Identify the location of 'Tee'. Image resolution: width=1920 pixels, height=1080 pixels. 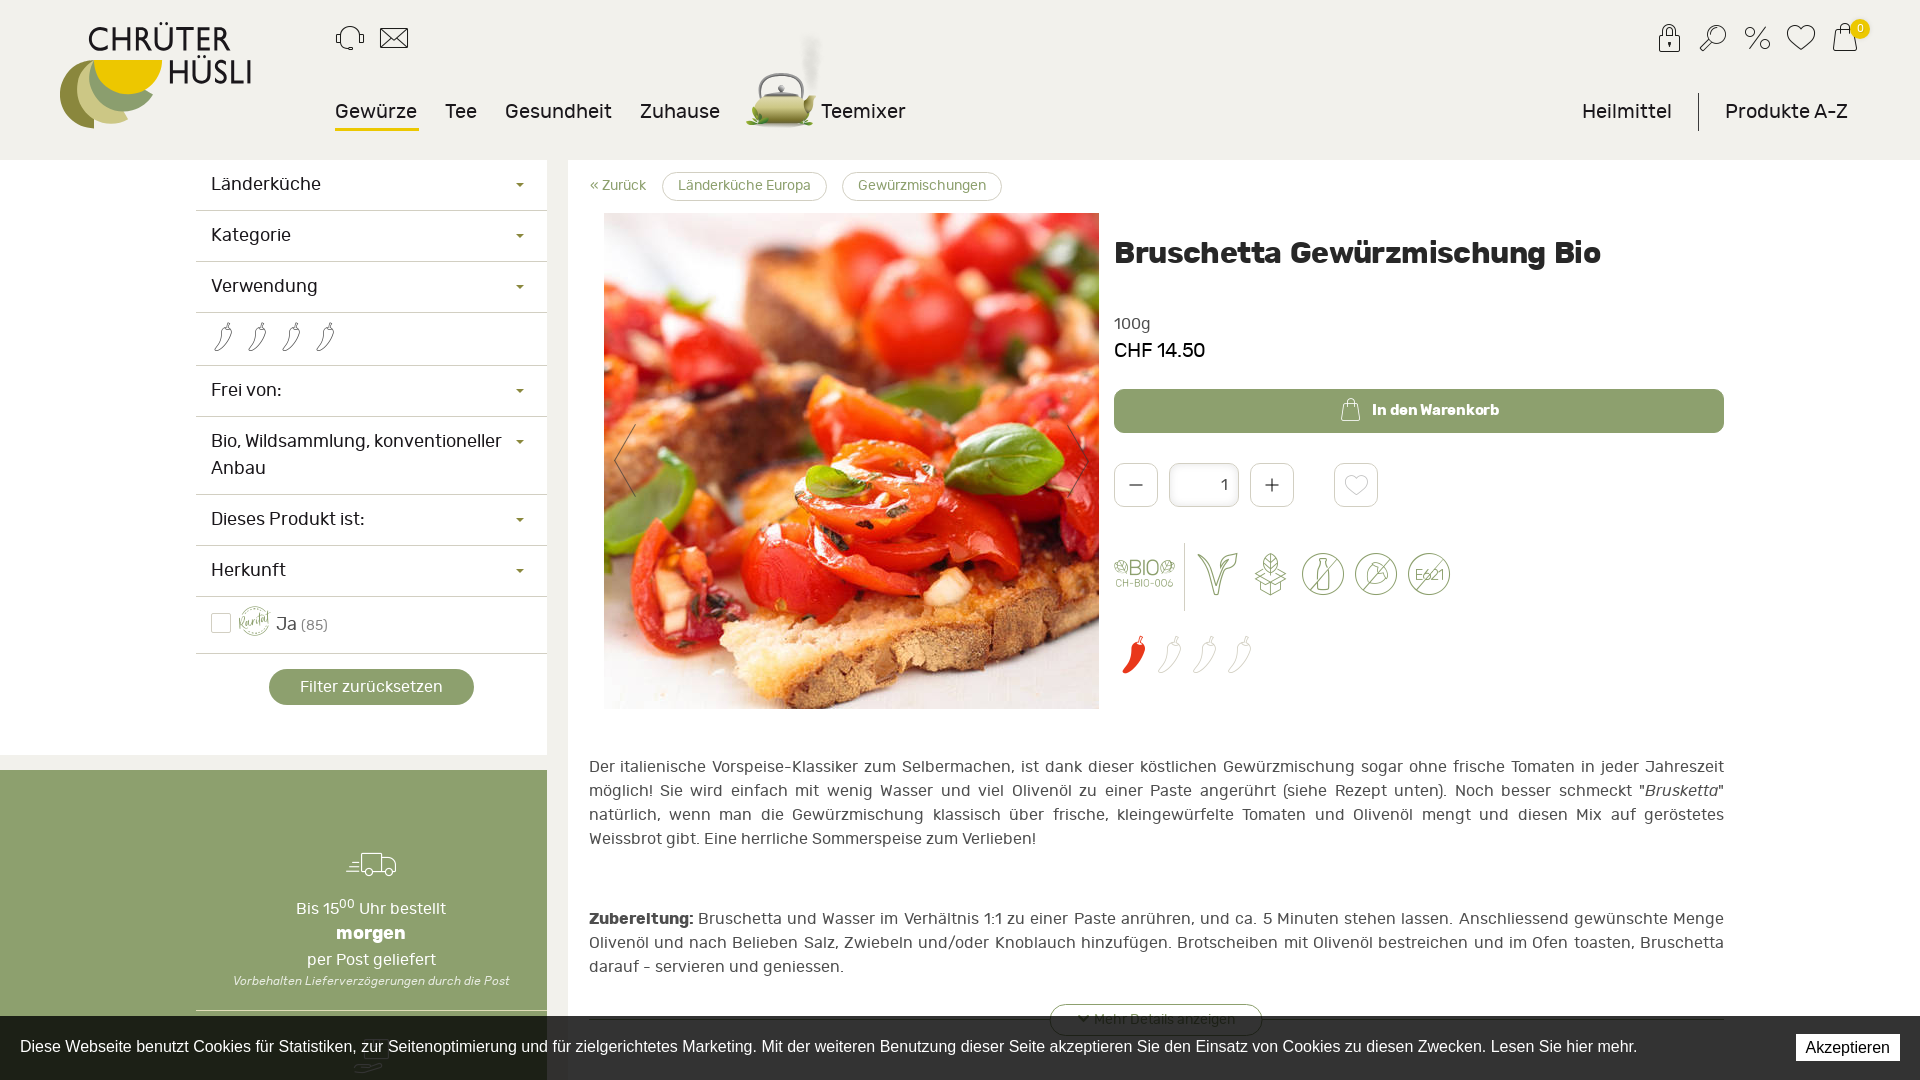
(459, 111).